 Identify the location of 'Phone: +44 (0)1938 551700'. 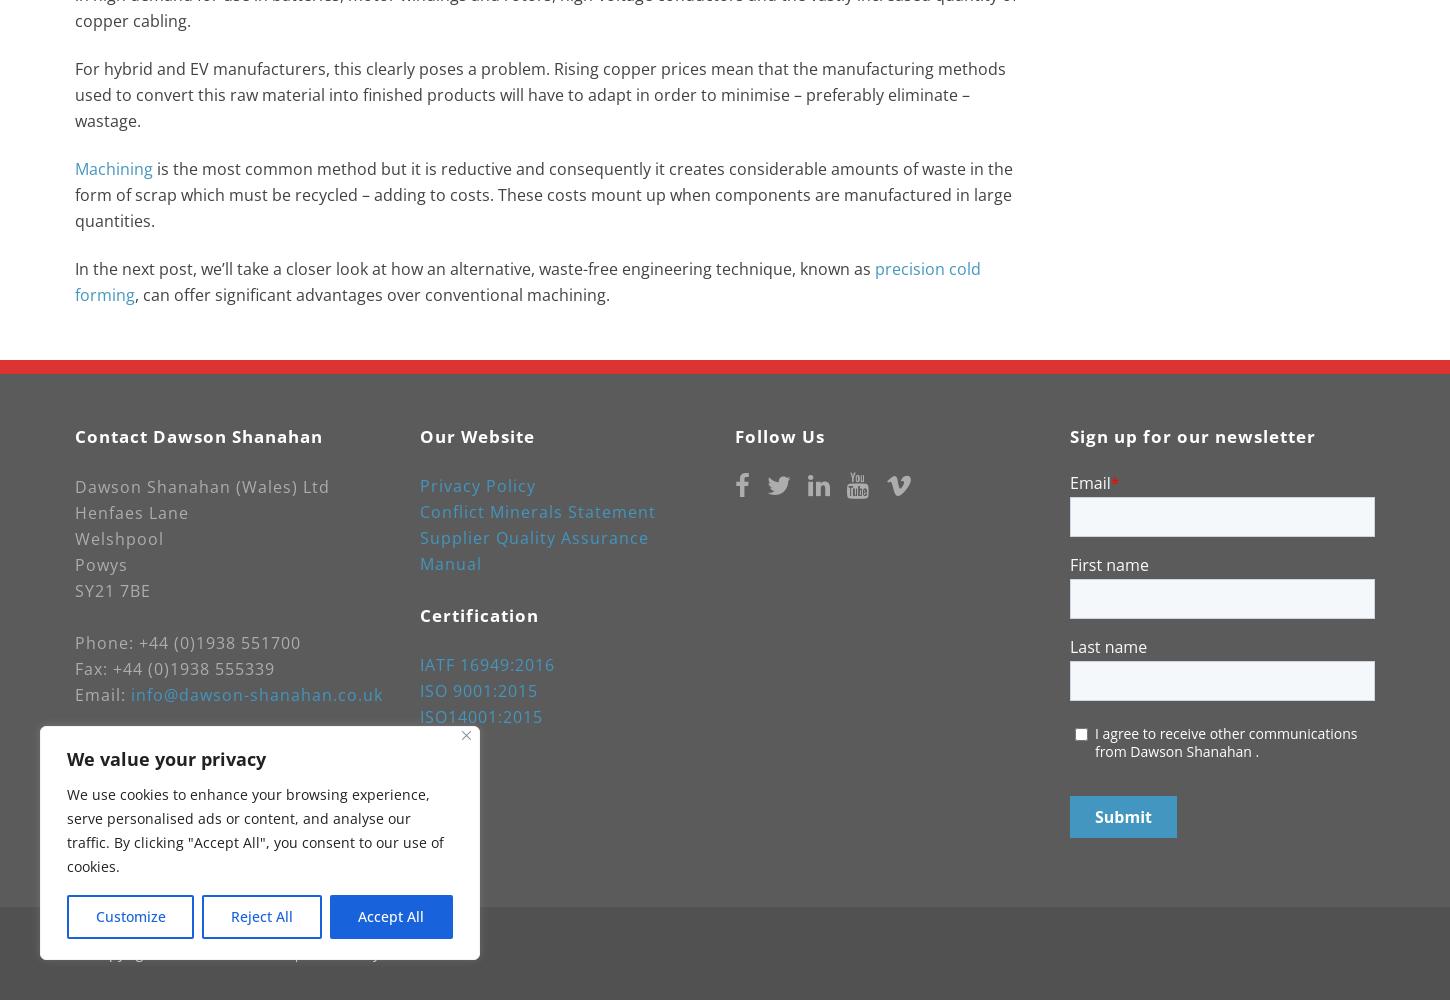
(187, 643).